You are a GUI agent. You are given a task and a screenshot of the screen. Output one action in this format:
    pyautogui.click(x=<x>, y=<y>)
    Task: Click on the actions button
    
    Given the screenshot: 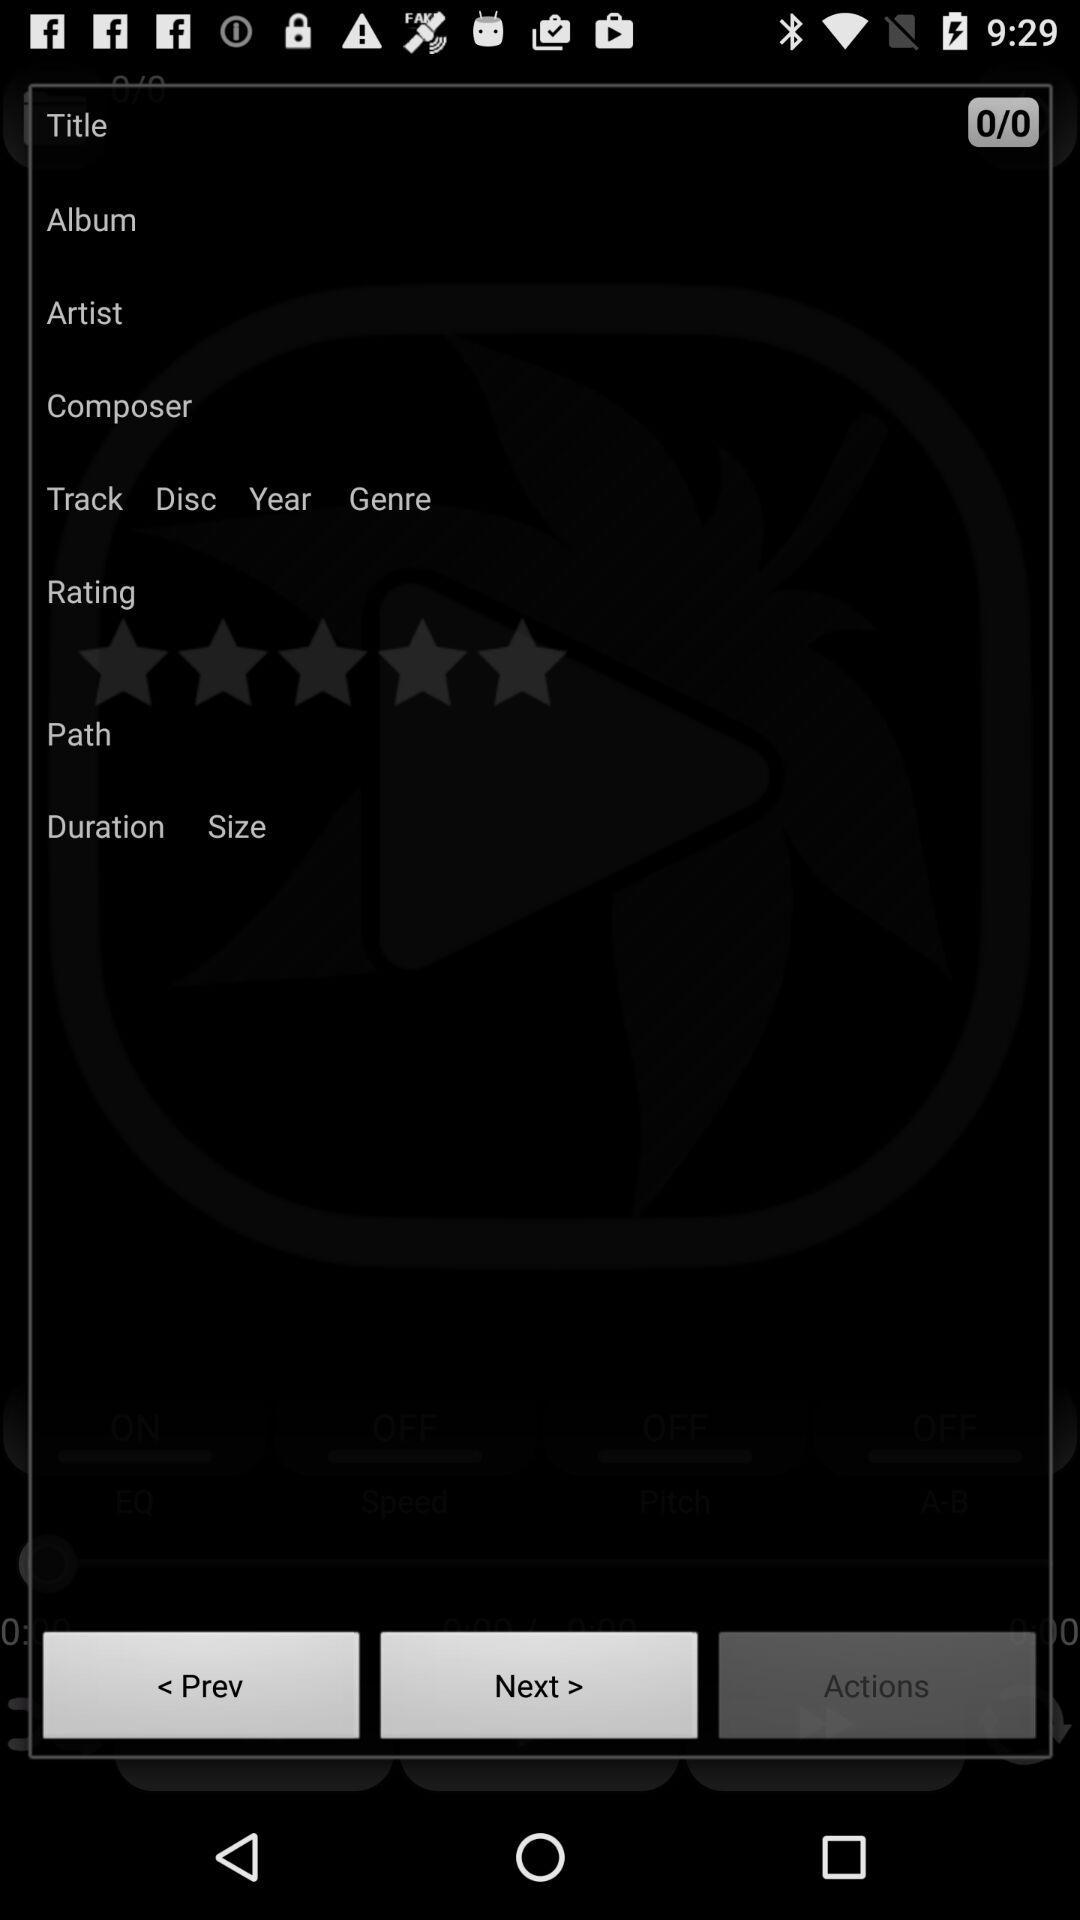 What is the action you would take?
    pyautogui.click(x=876, y=1690)
    